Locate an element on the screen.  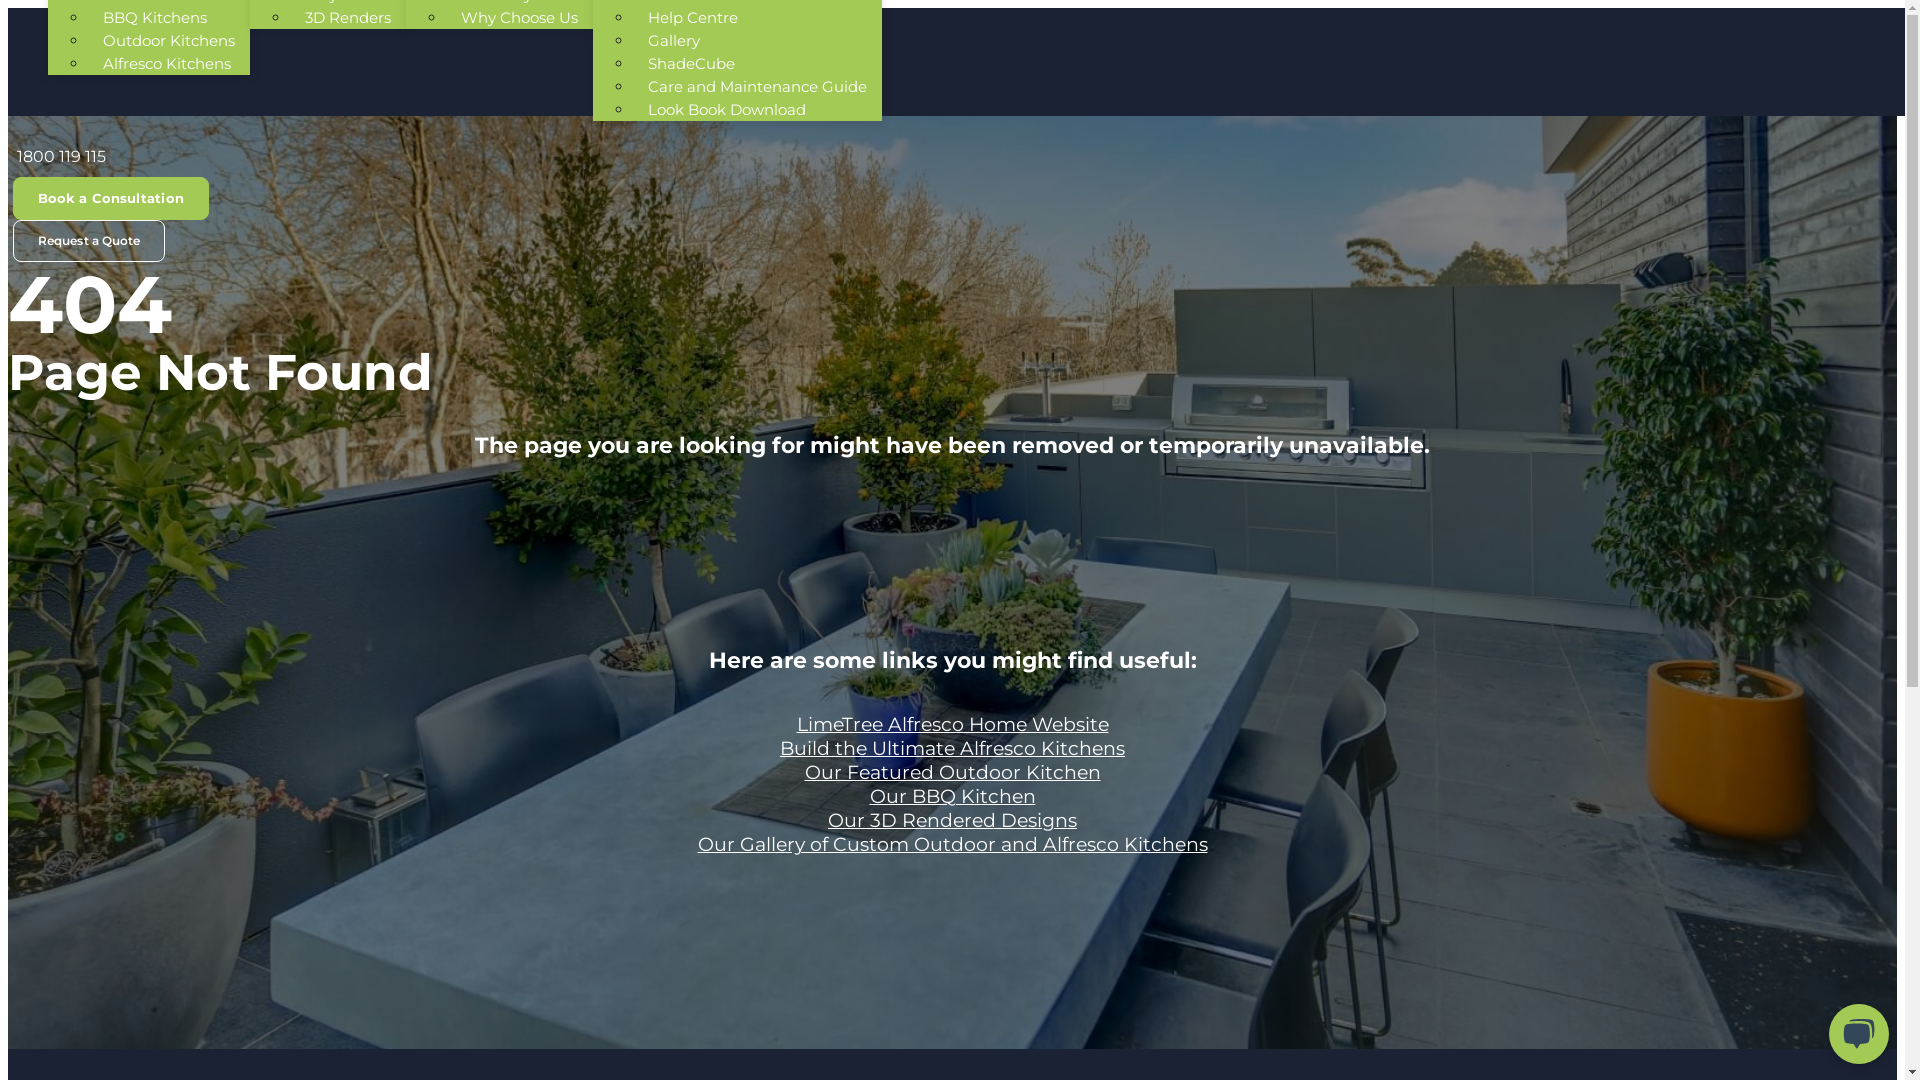
'Our Featured Outdoor Kitchen' is located at coordinates (950, 771).